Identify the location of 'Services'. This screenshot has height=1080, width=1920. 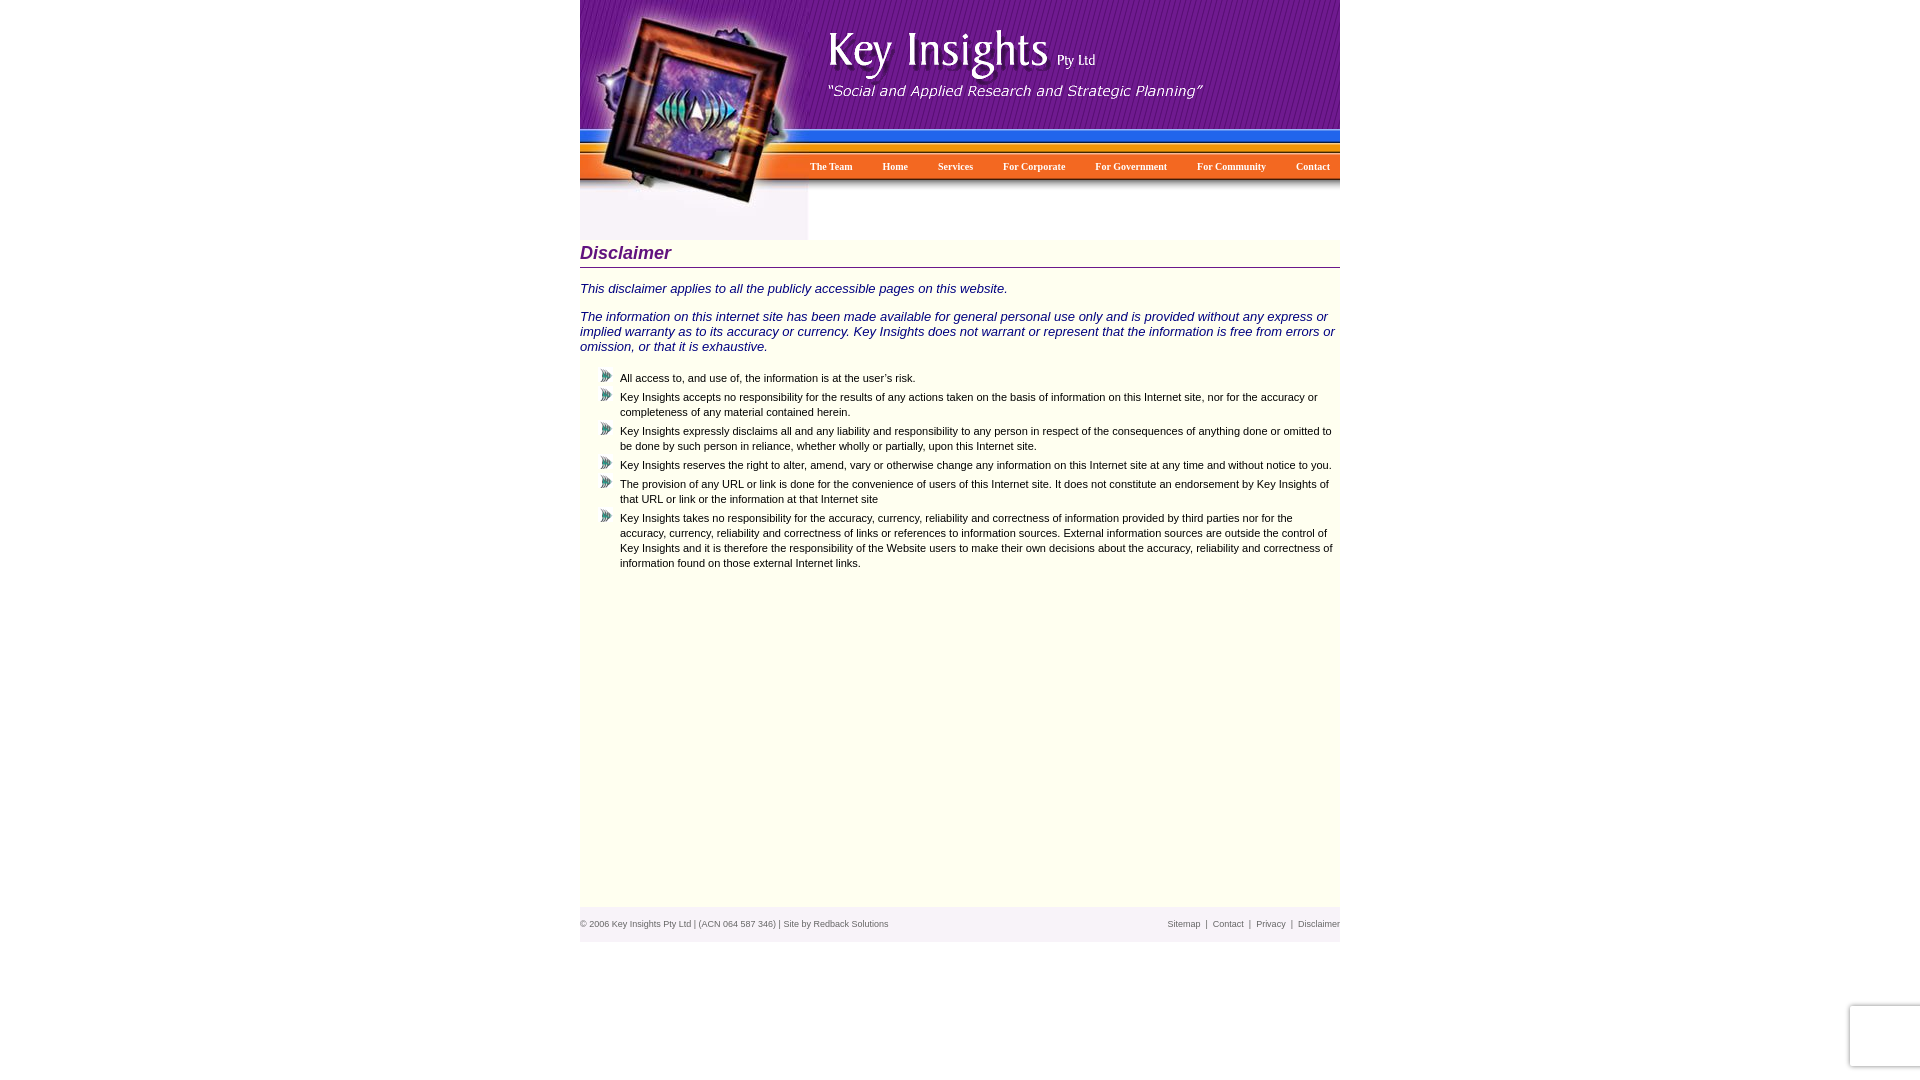
(954, 164).